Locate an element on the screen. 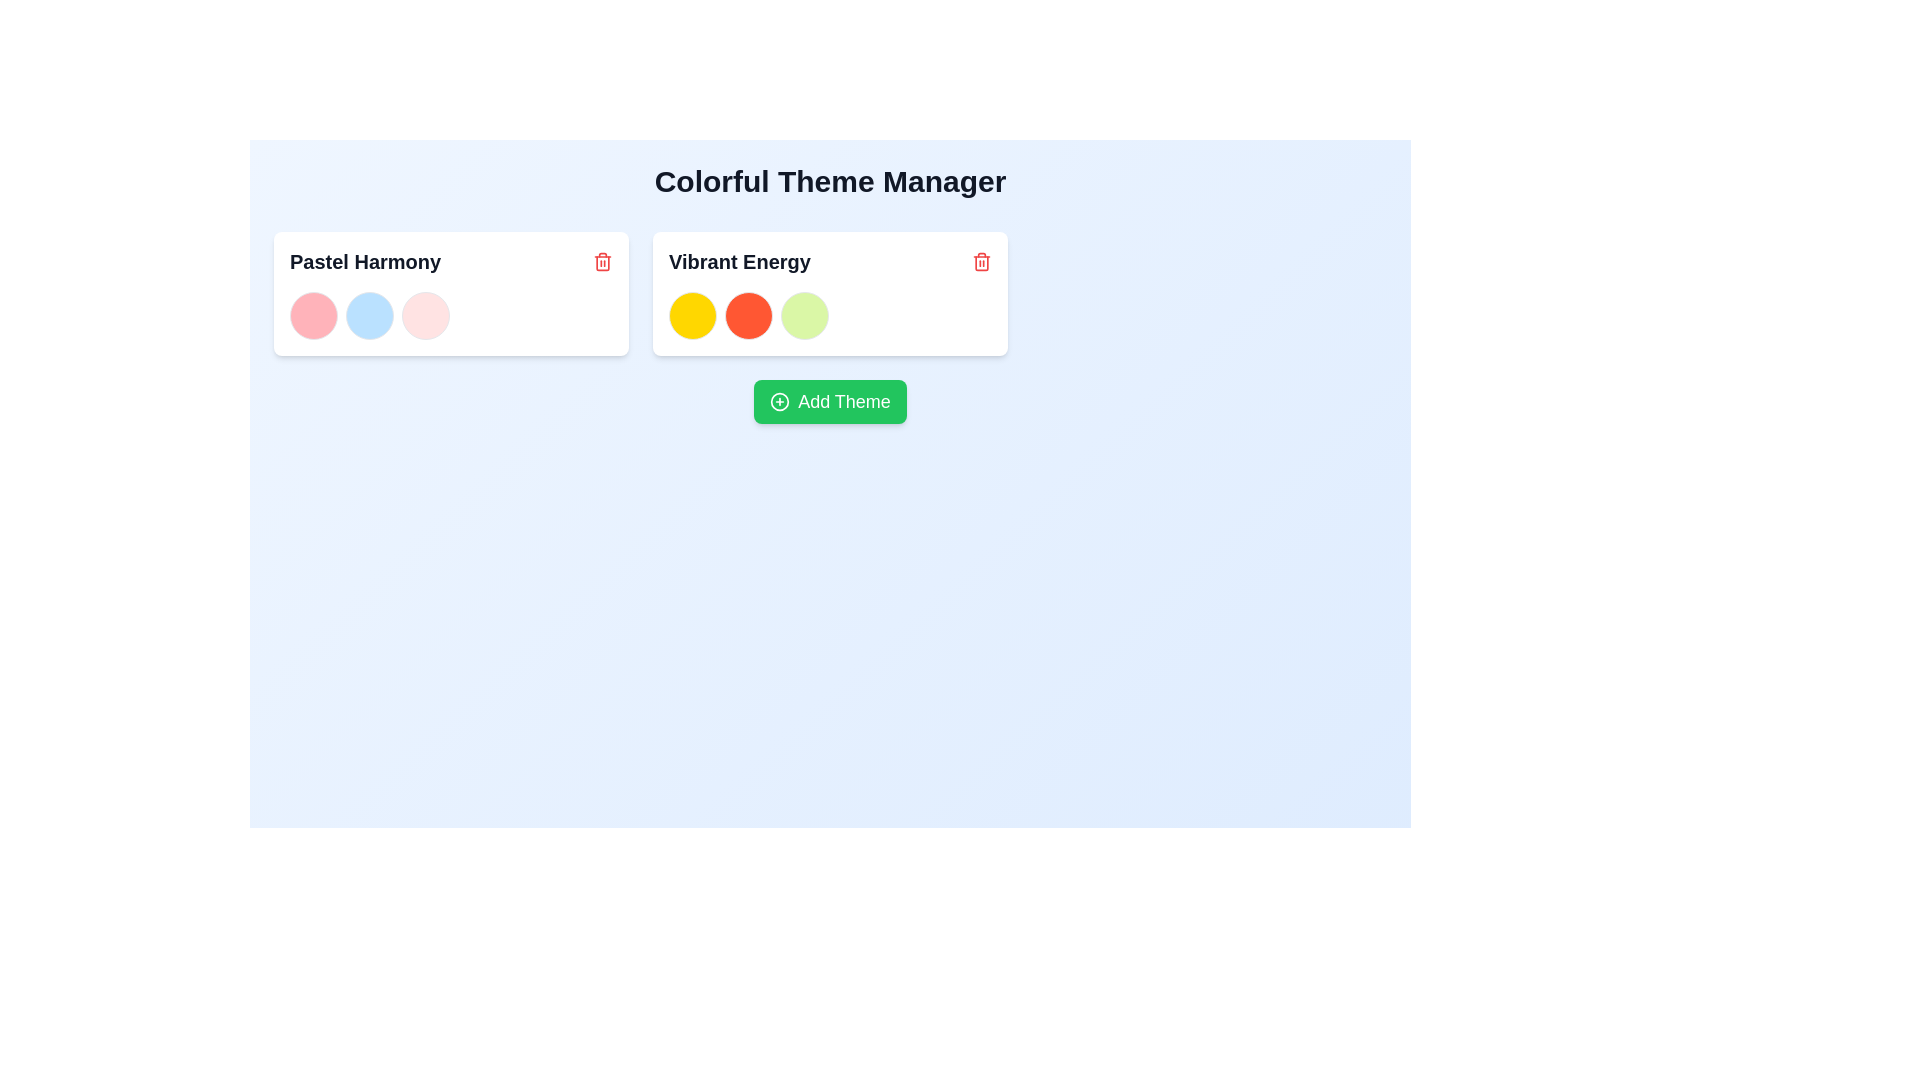 The width and height of the screenshot is (1920, 1080). the text label displaying 'Pastel Harmony' located in the top-left section of the first theme card is located at coordinates (450, 261).